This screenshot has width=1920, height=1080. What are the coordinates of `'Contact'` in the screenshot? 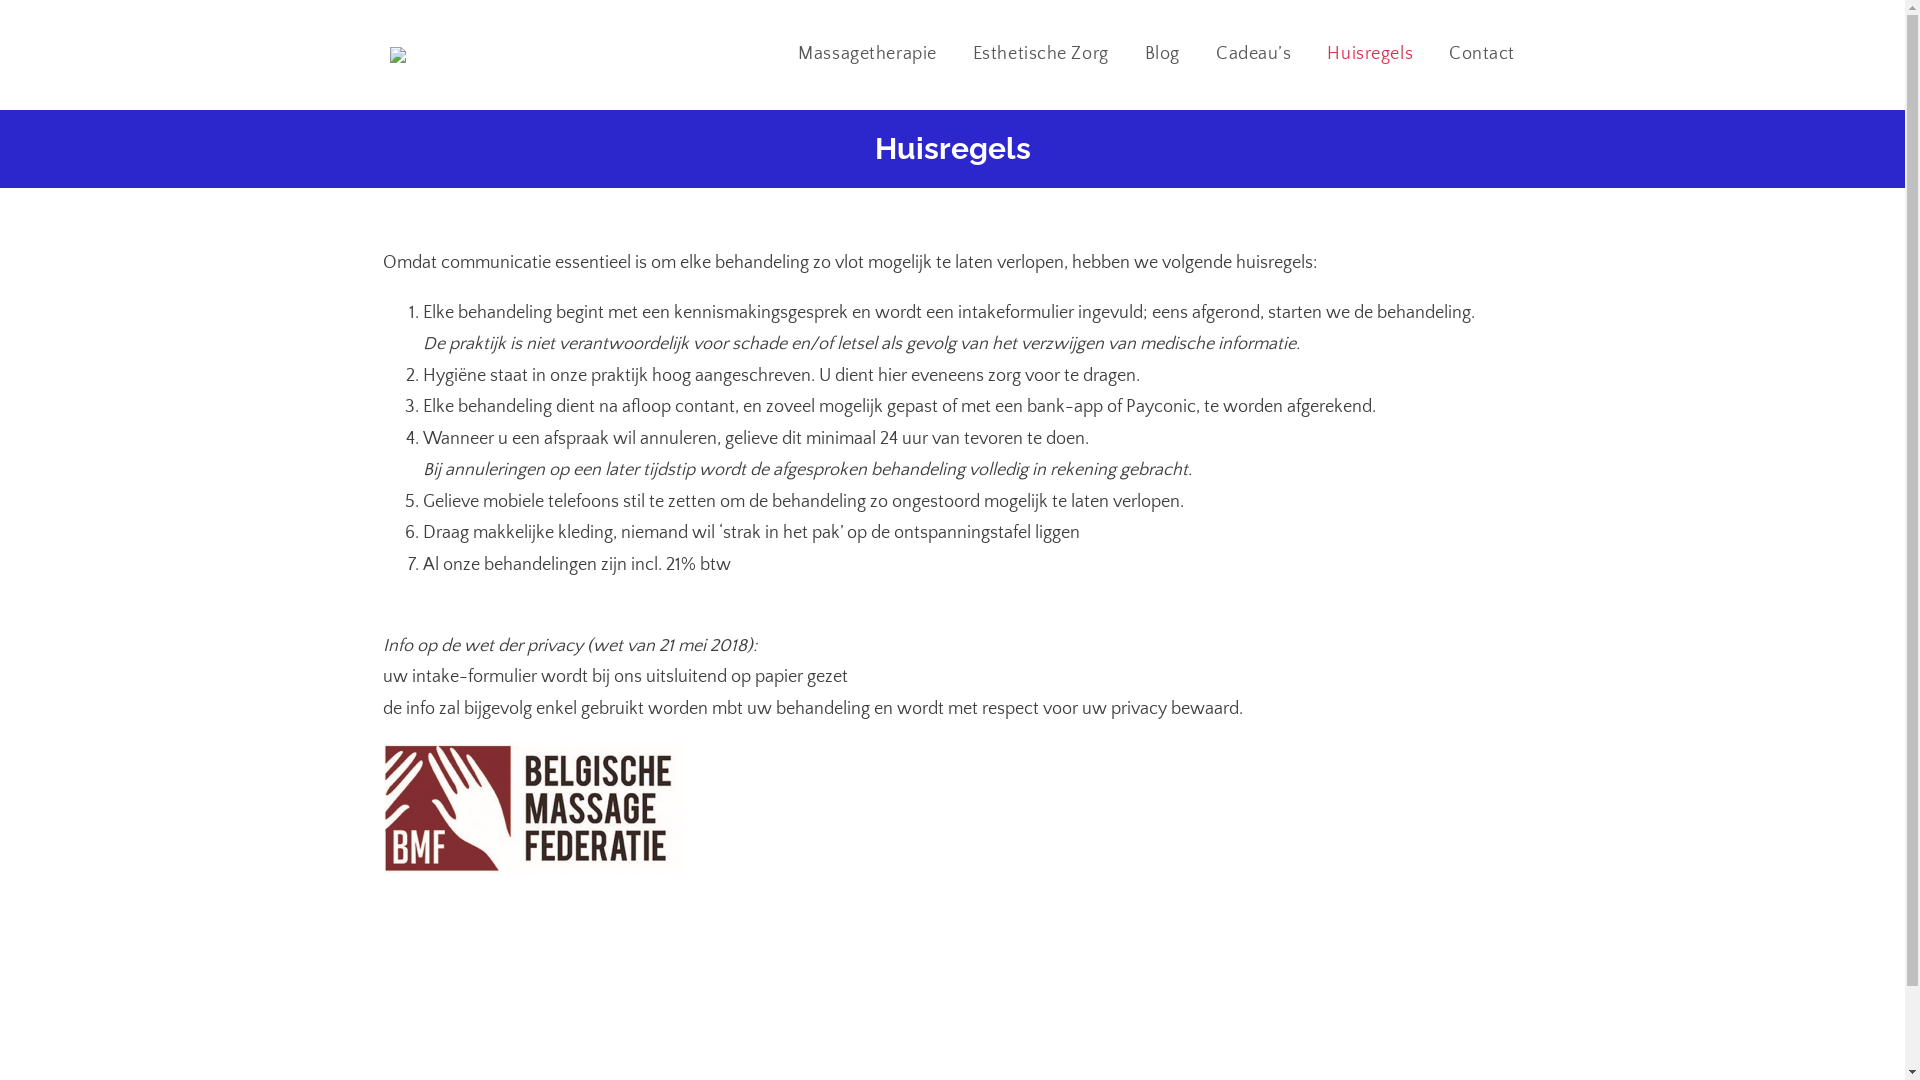 It's located at (1482, 53).